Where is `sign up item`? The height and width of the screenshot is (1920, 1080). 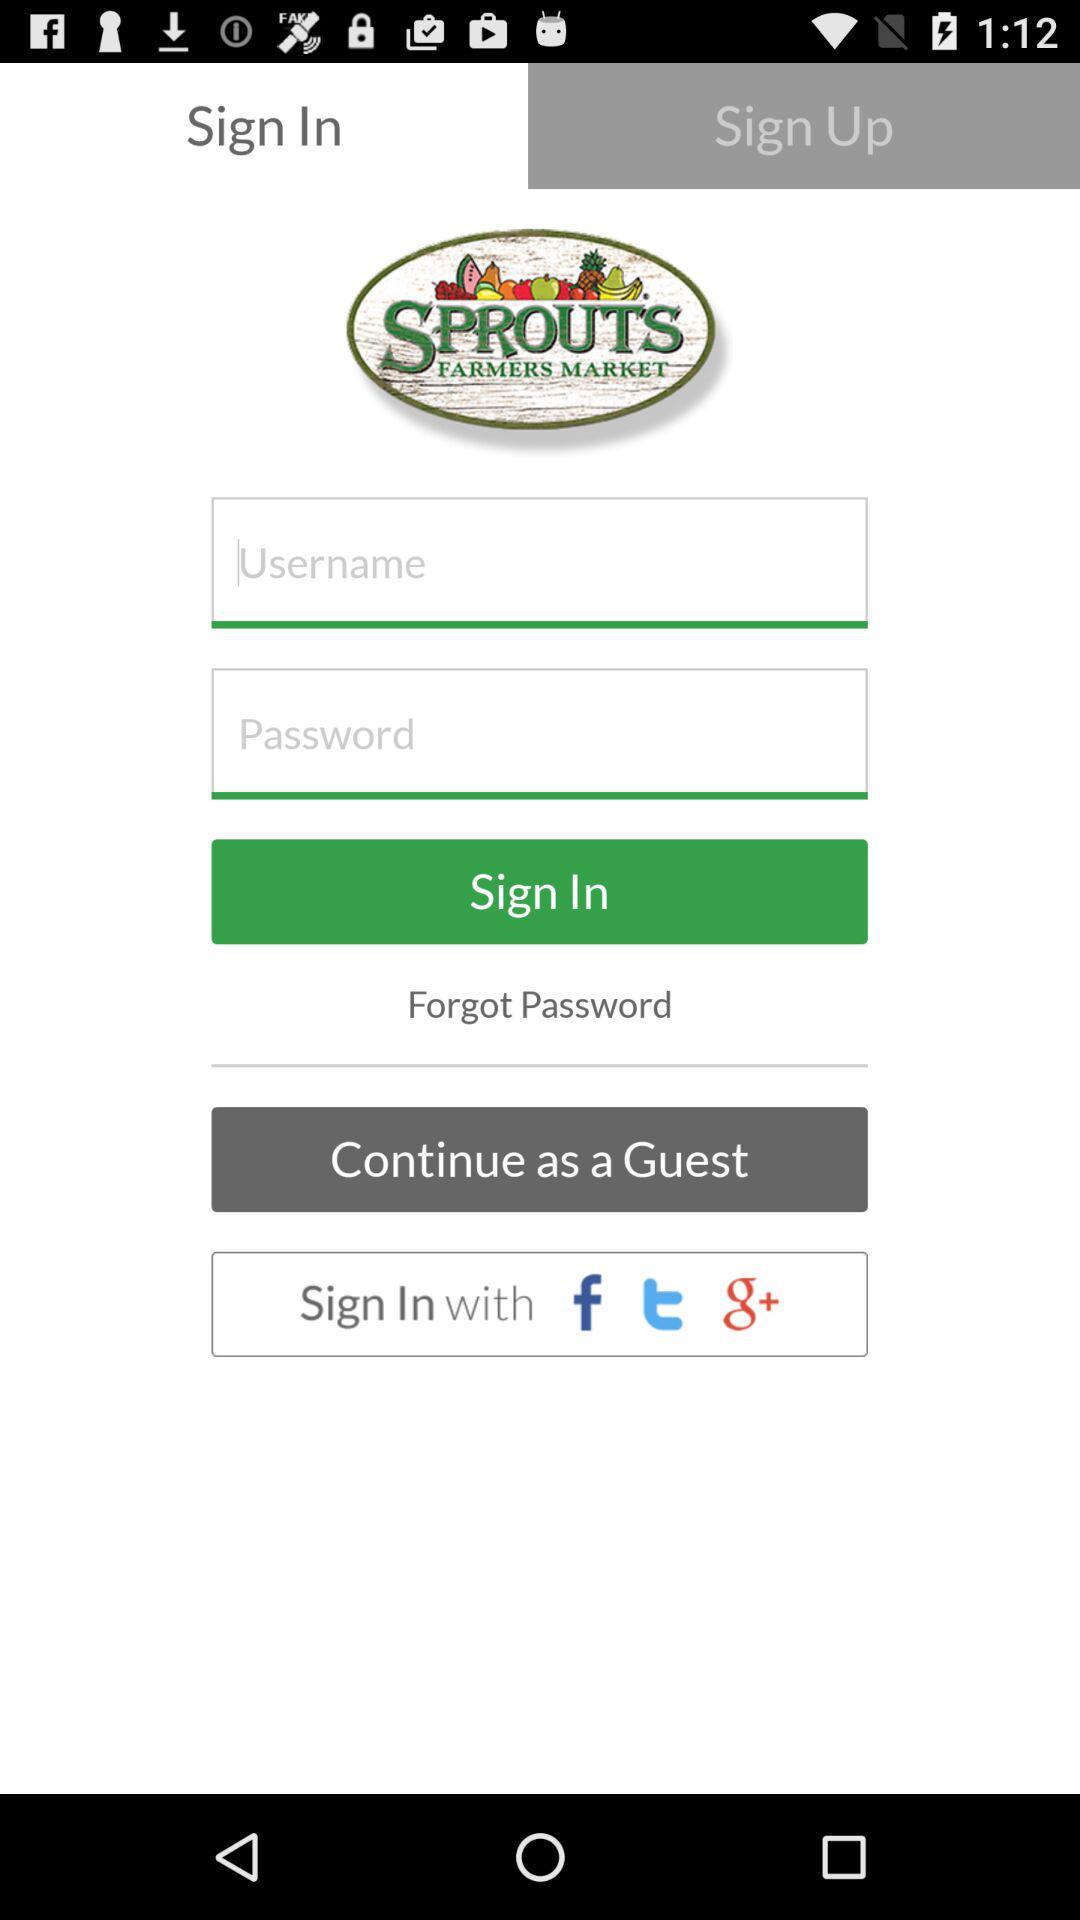 sign up item is located at coordinates (802, 124).